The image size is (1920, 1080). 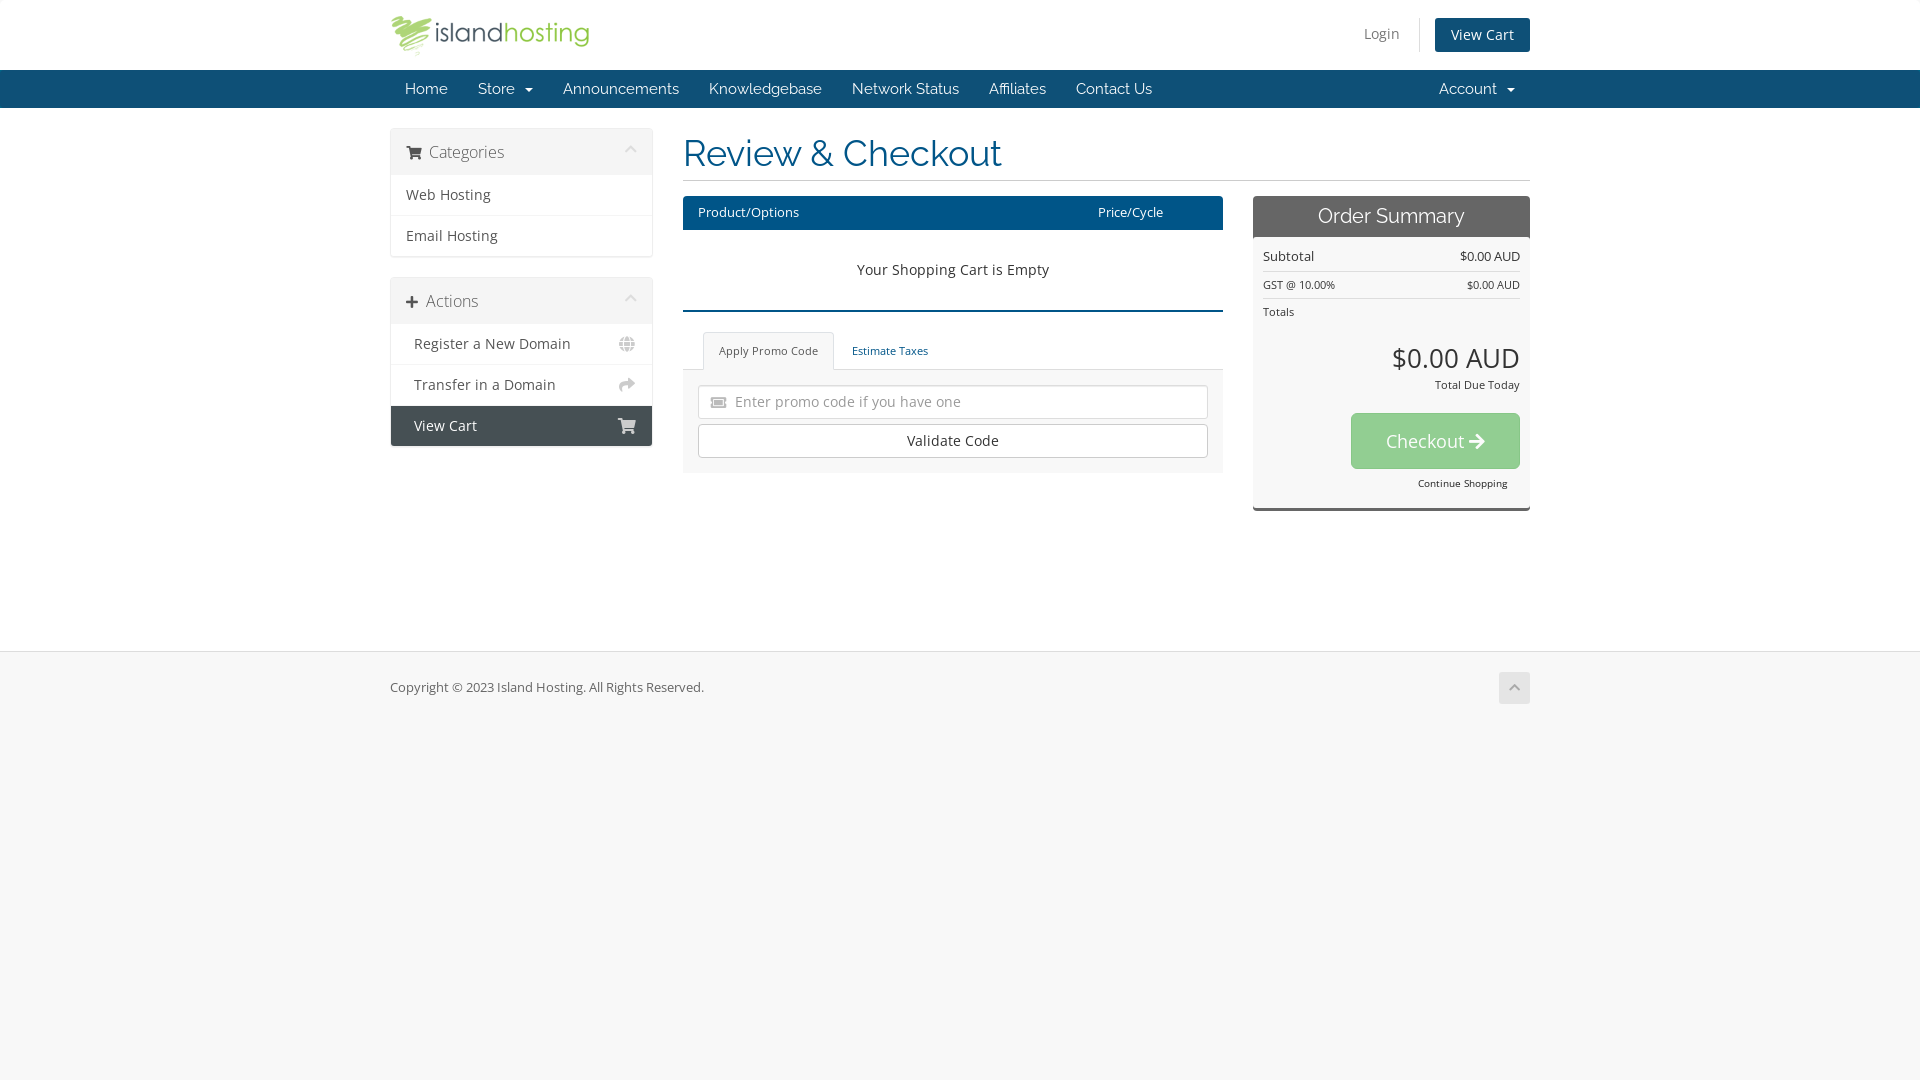 What do you see at coordinates (764, 87) in the screenshot?
I see `'Knowledgebase'` at bounding box center [764, 87].